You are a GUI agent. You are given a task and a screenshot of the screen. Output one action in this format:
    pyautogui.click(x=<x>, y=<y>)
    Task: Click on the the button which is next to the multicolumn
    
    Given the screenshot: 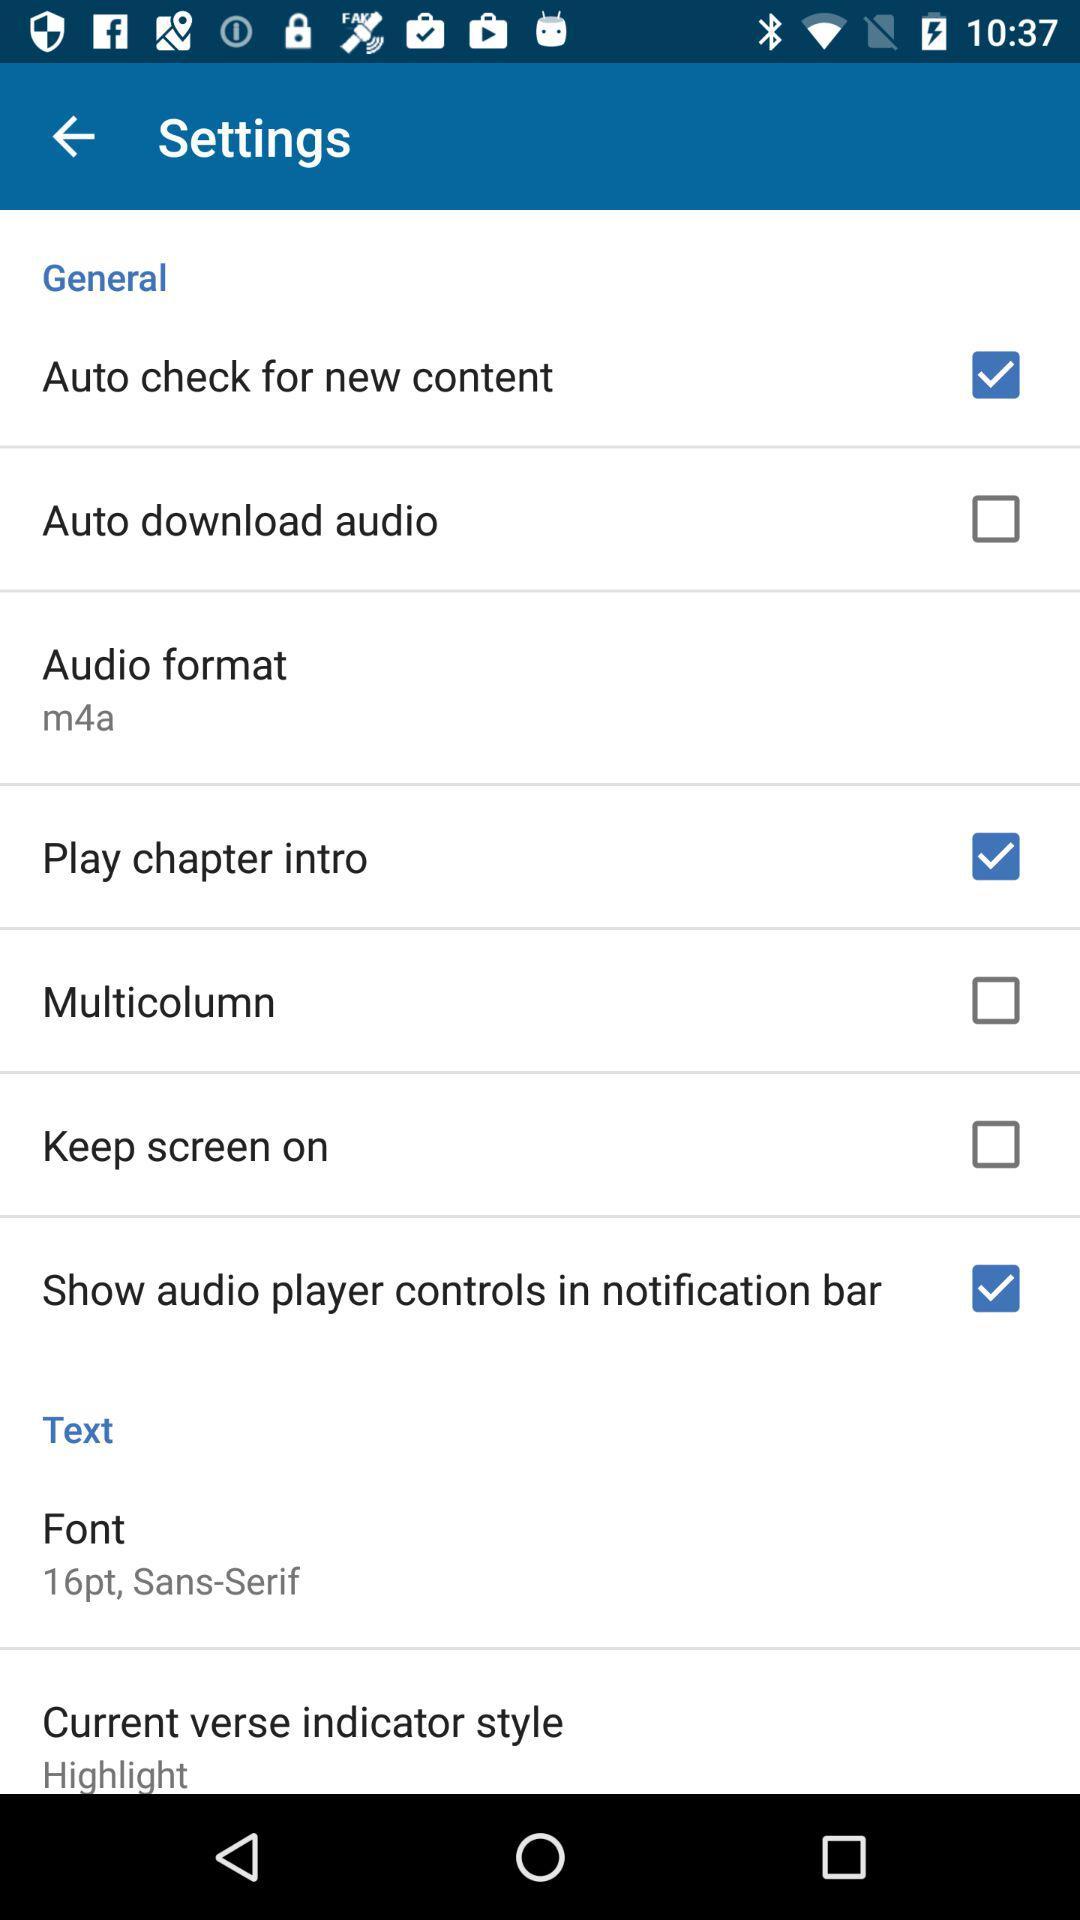 What is the action you would take?
    pyautogui.click(x=995, y=1001)
    